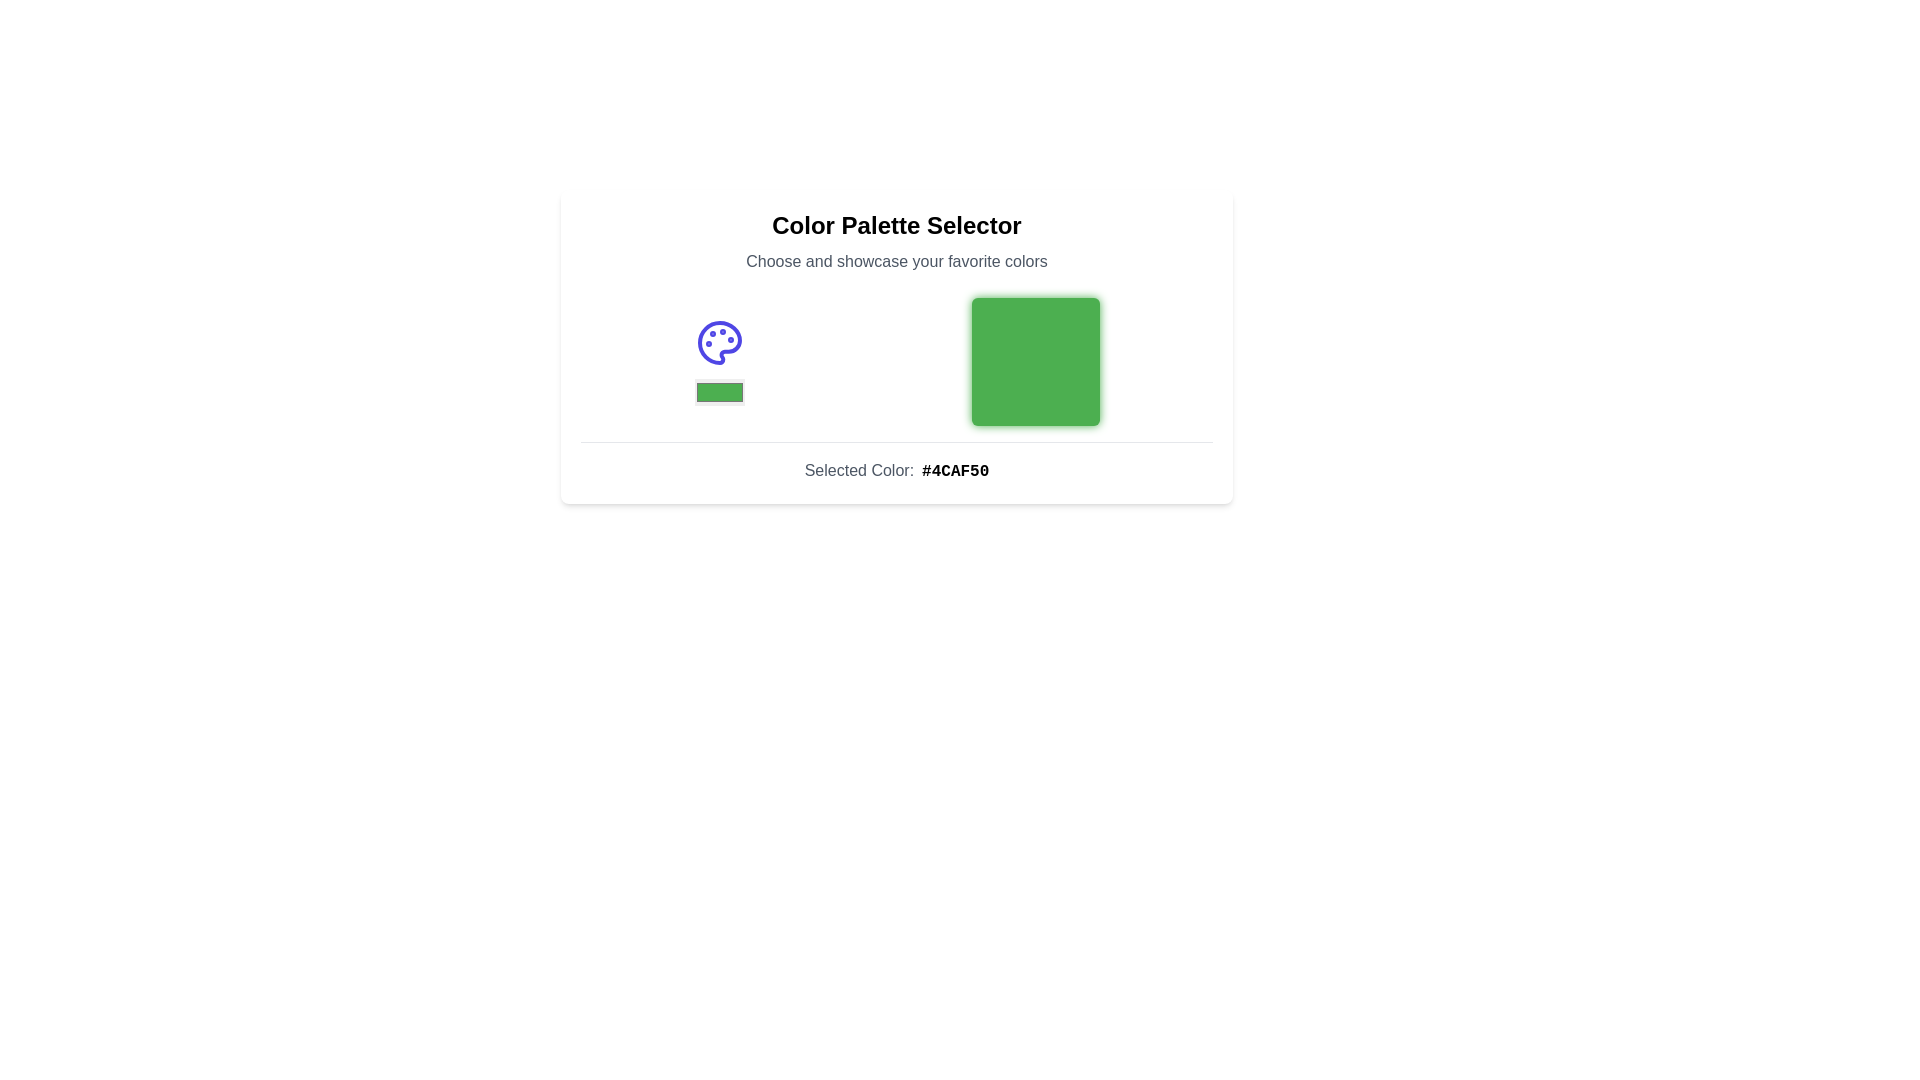 The width and height of the screenshot is (1920, 1080). Describe the element at coordinates (859, 470) in the screenshot. I see `the static text label that serves as a descriptor for the selected color value, positioned to the left of the sibling element displaying '#4CAF50'` at that location.